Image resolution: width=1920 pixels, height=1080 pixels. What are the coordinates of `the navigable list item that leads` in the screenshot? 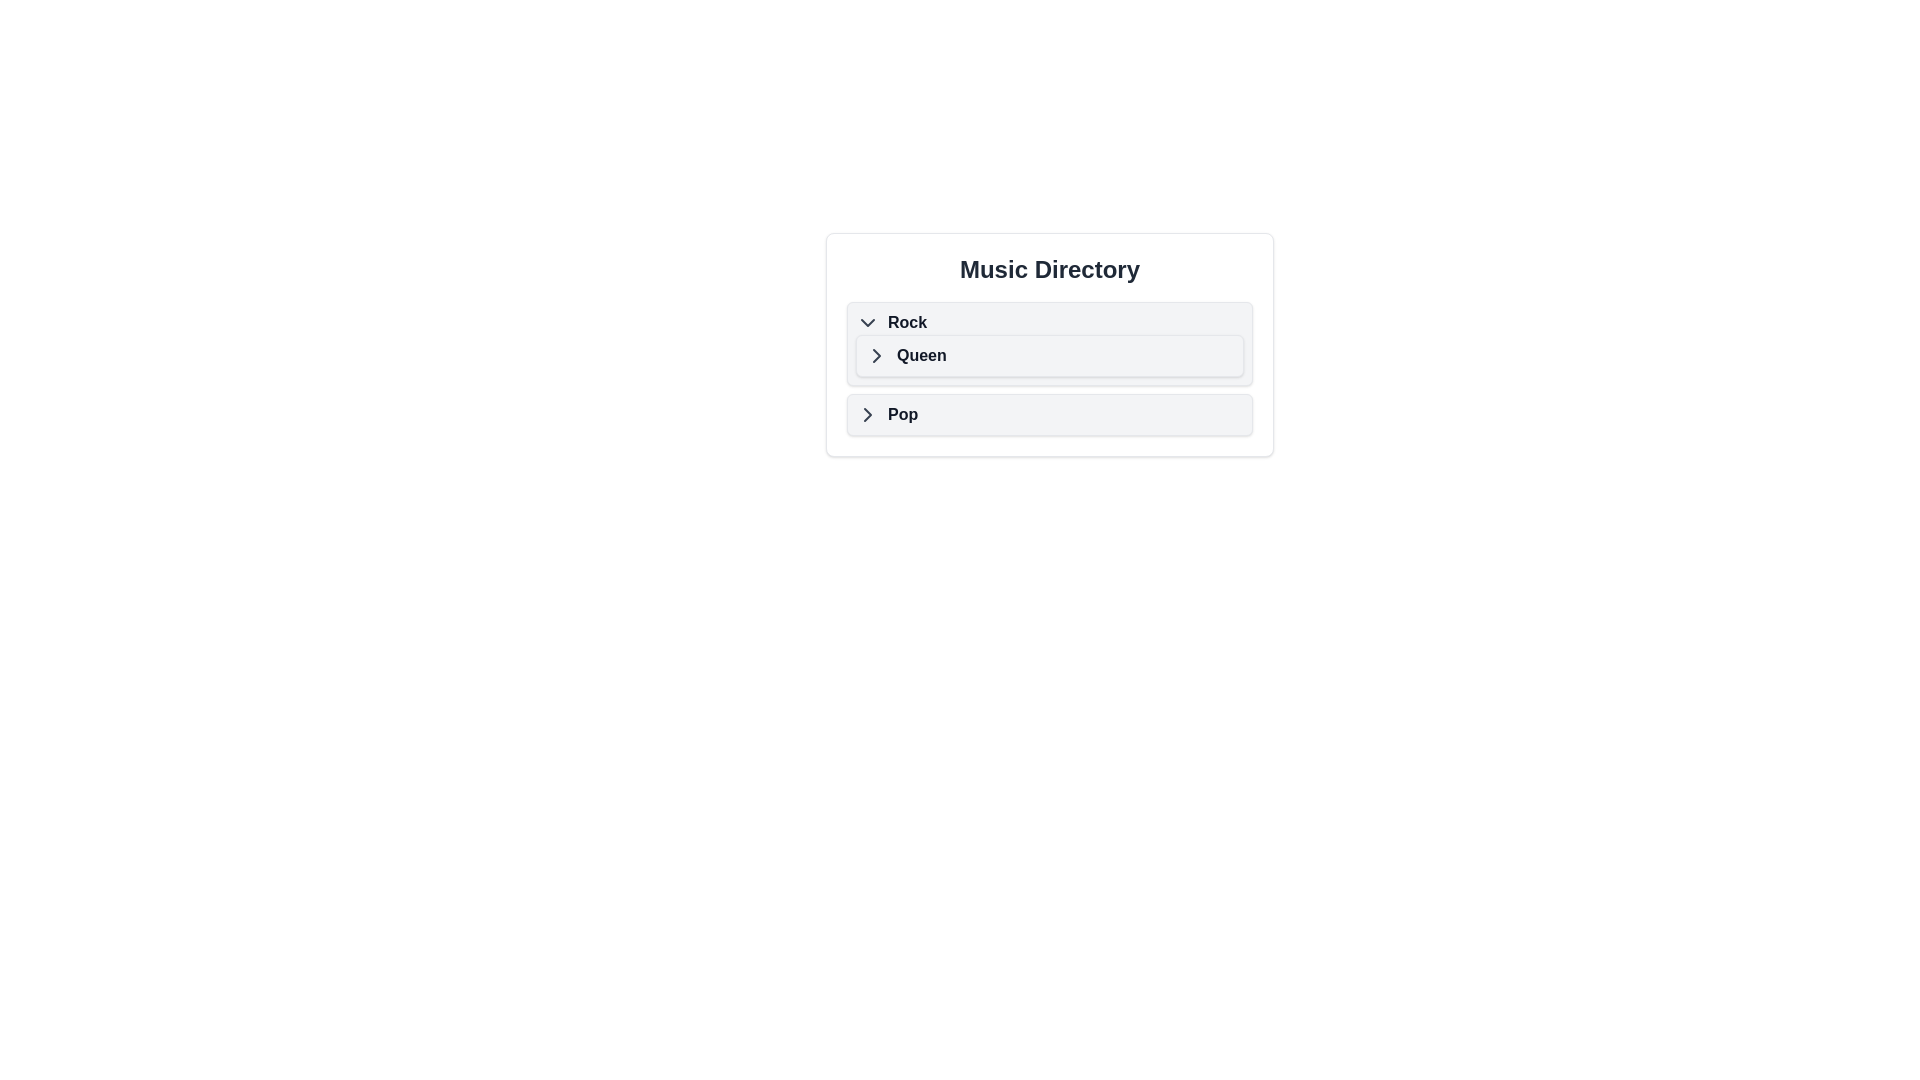 It's located at (1049, 354).